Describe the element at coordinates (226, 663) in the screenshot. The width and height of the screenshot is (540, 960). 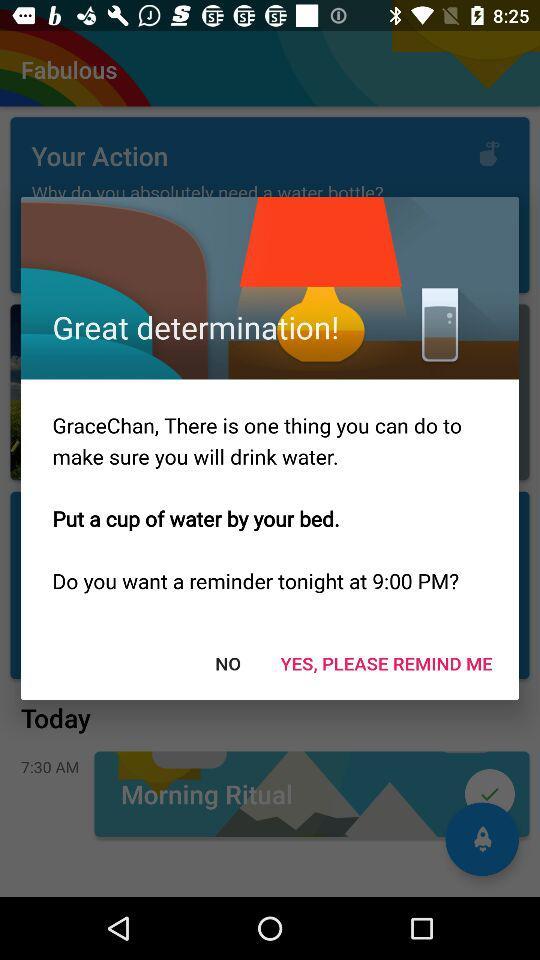
I see `icon below the gracechan there is` at that location.